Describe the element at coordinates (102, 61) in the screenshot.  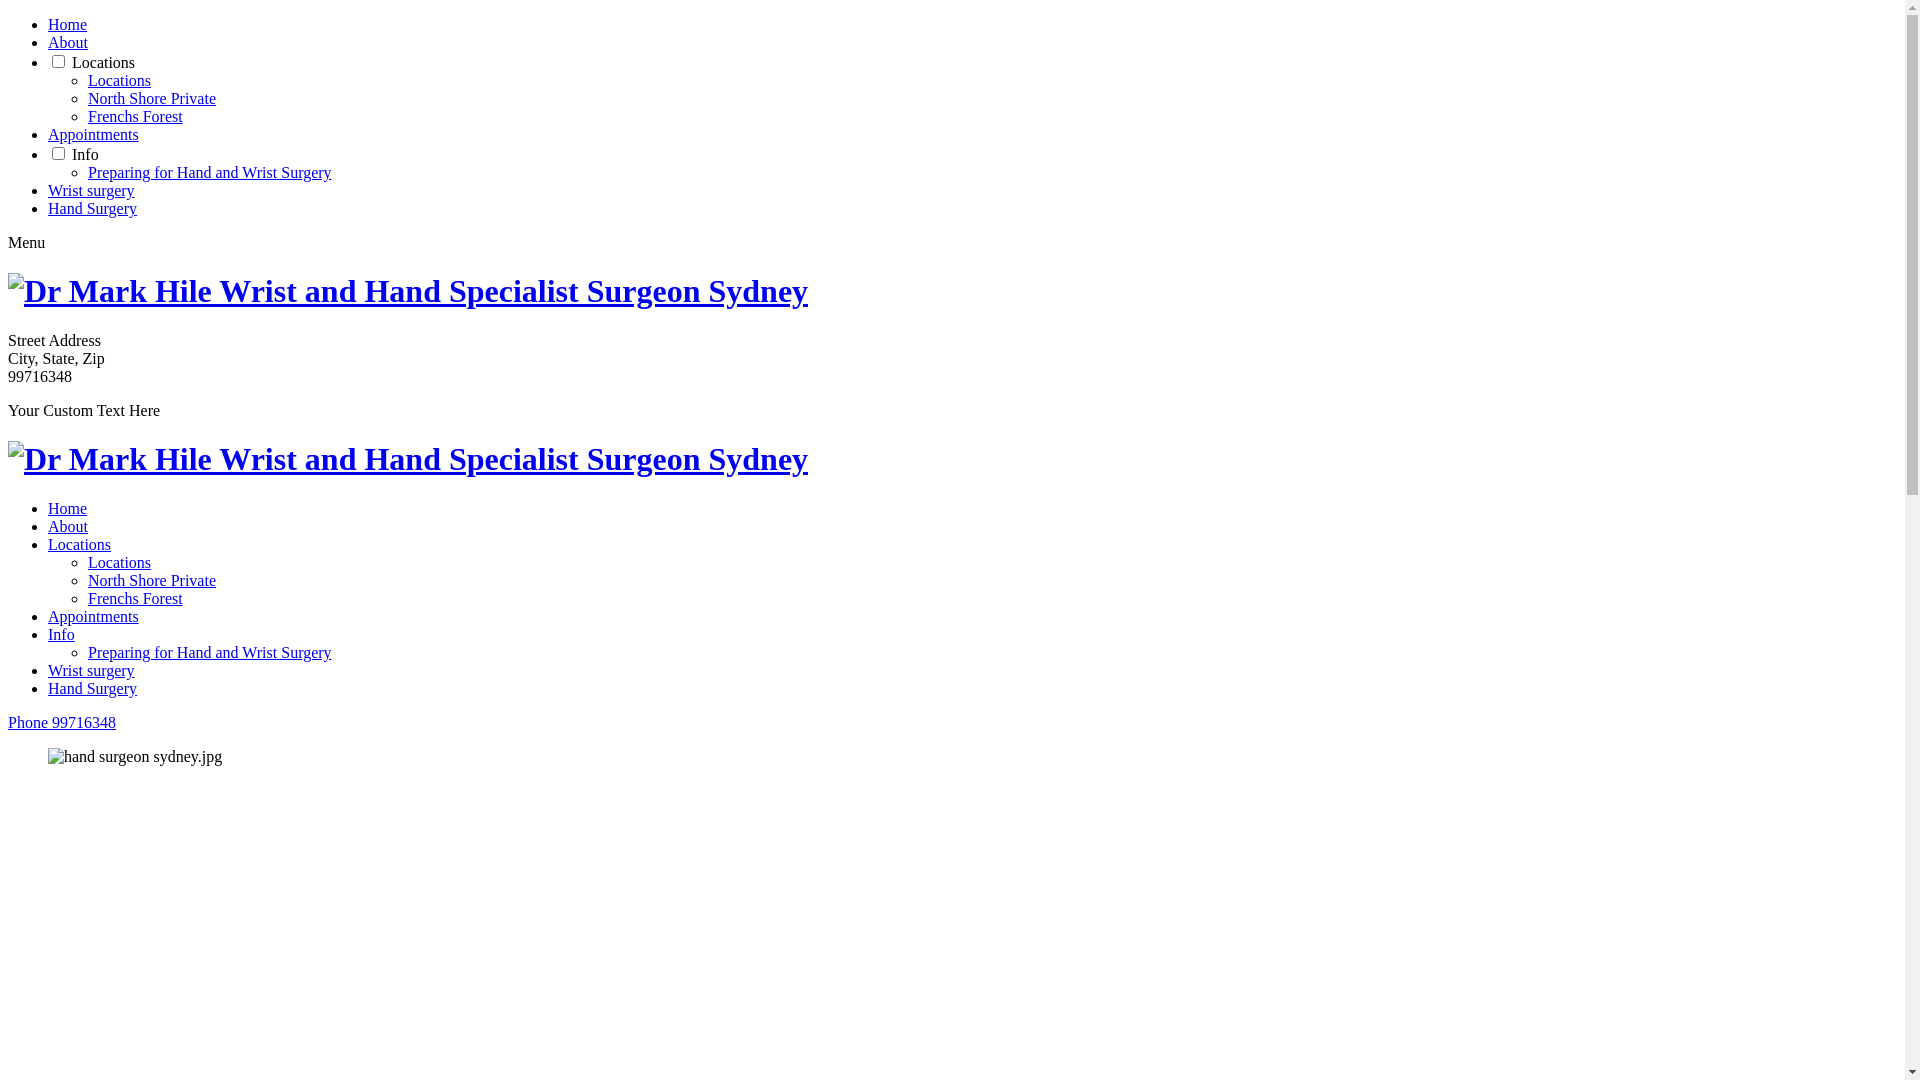
I see `'Locations'` at that location.